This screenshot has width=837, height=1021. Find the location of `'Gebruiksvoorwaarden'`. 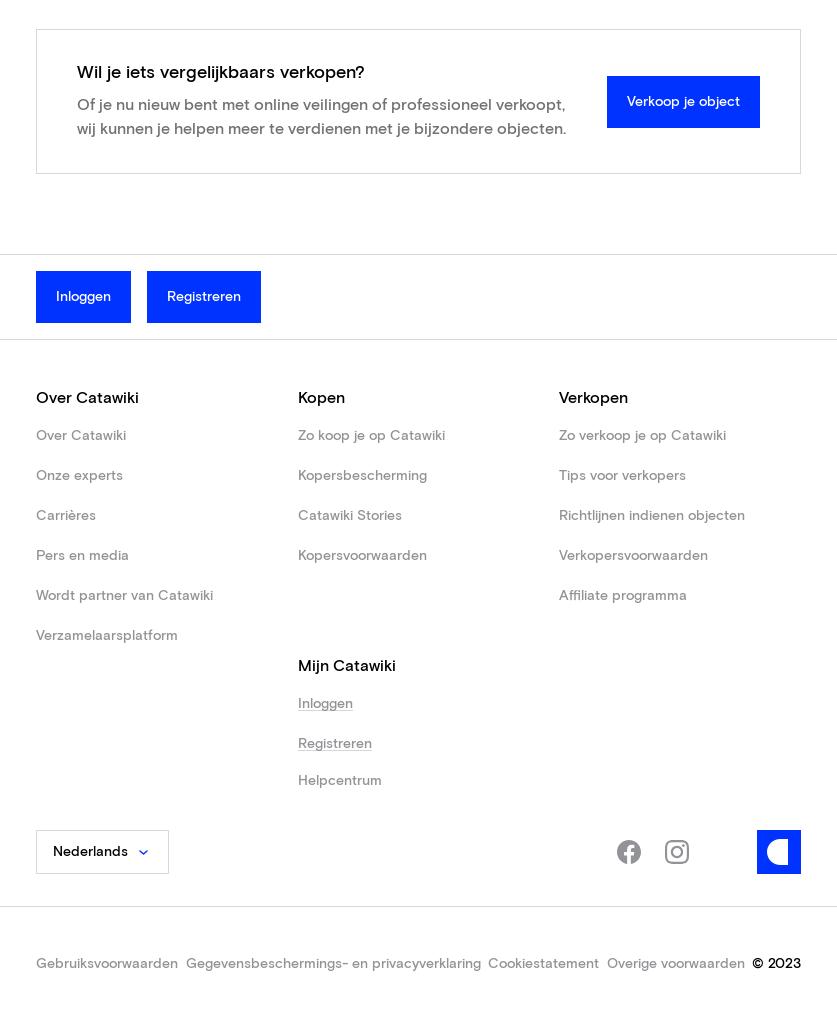

'Gebruiksvoorwaarden' is located at coordinates (35, 963).